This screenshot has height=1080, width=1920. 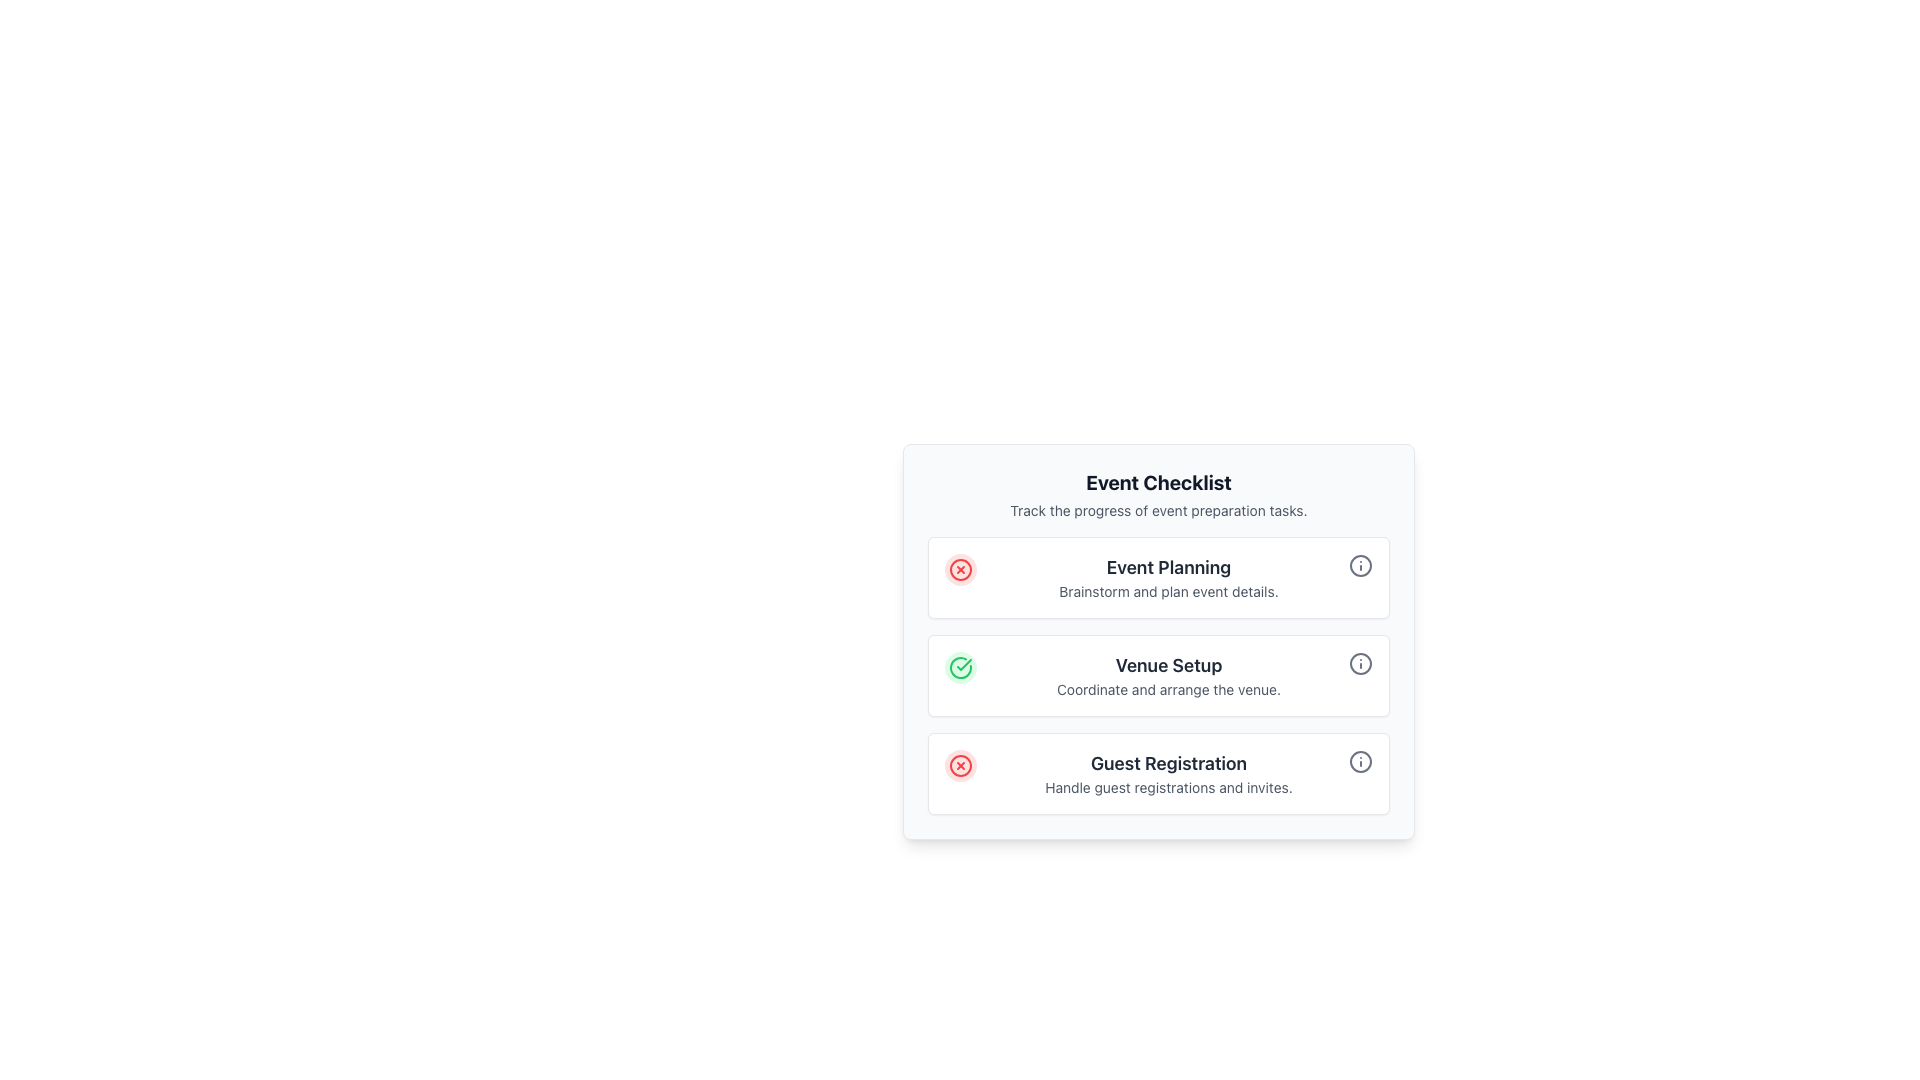 I want to click on the second item in the 'Event Checklist' labeled 'Venue Setup' to interact or learn more, so click(x=1158, y=675).